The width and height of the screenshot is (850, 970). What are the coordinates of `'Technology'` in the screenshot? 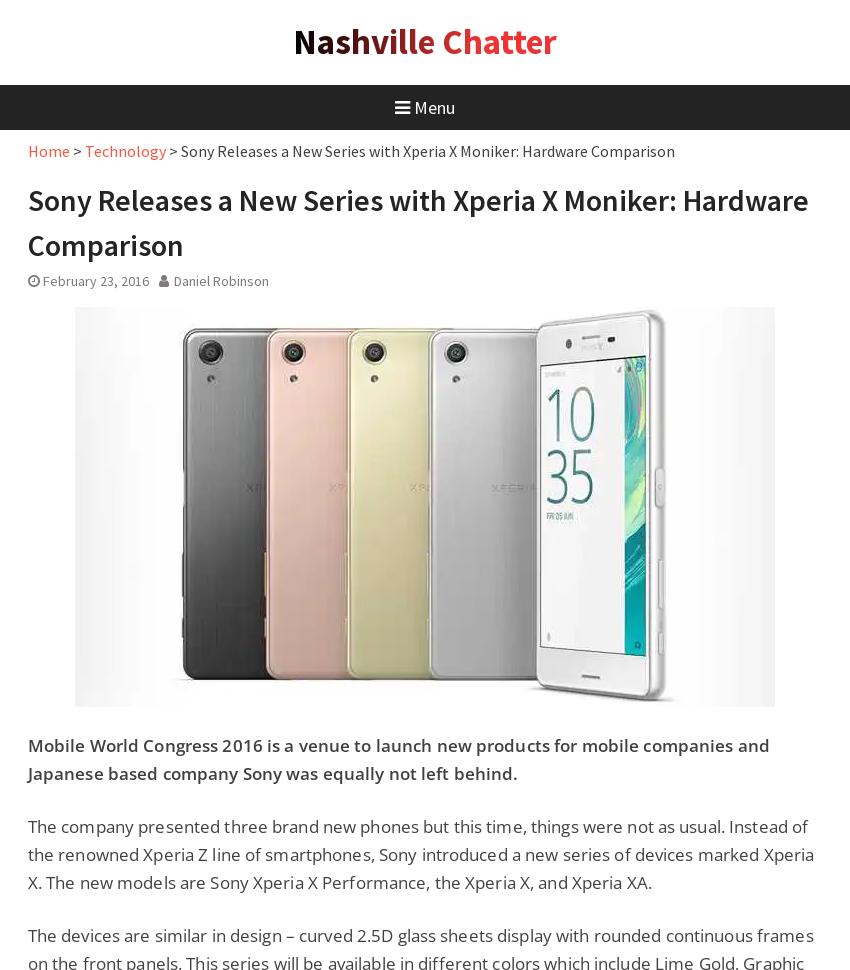 It's located at (83, 148).